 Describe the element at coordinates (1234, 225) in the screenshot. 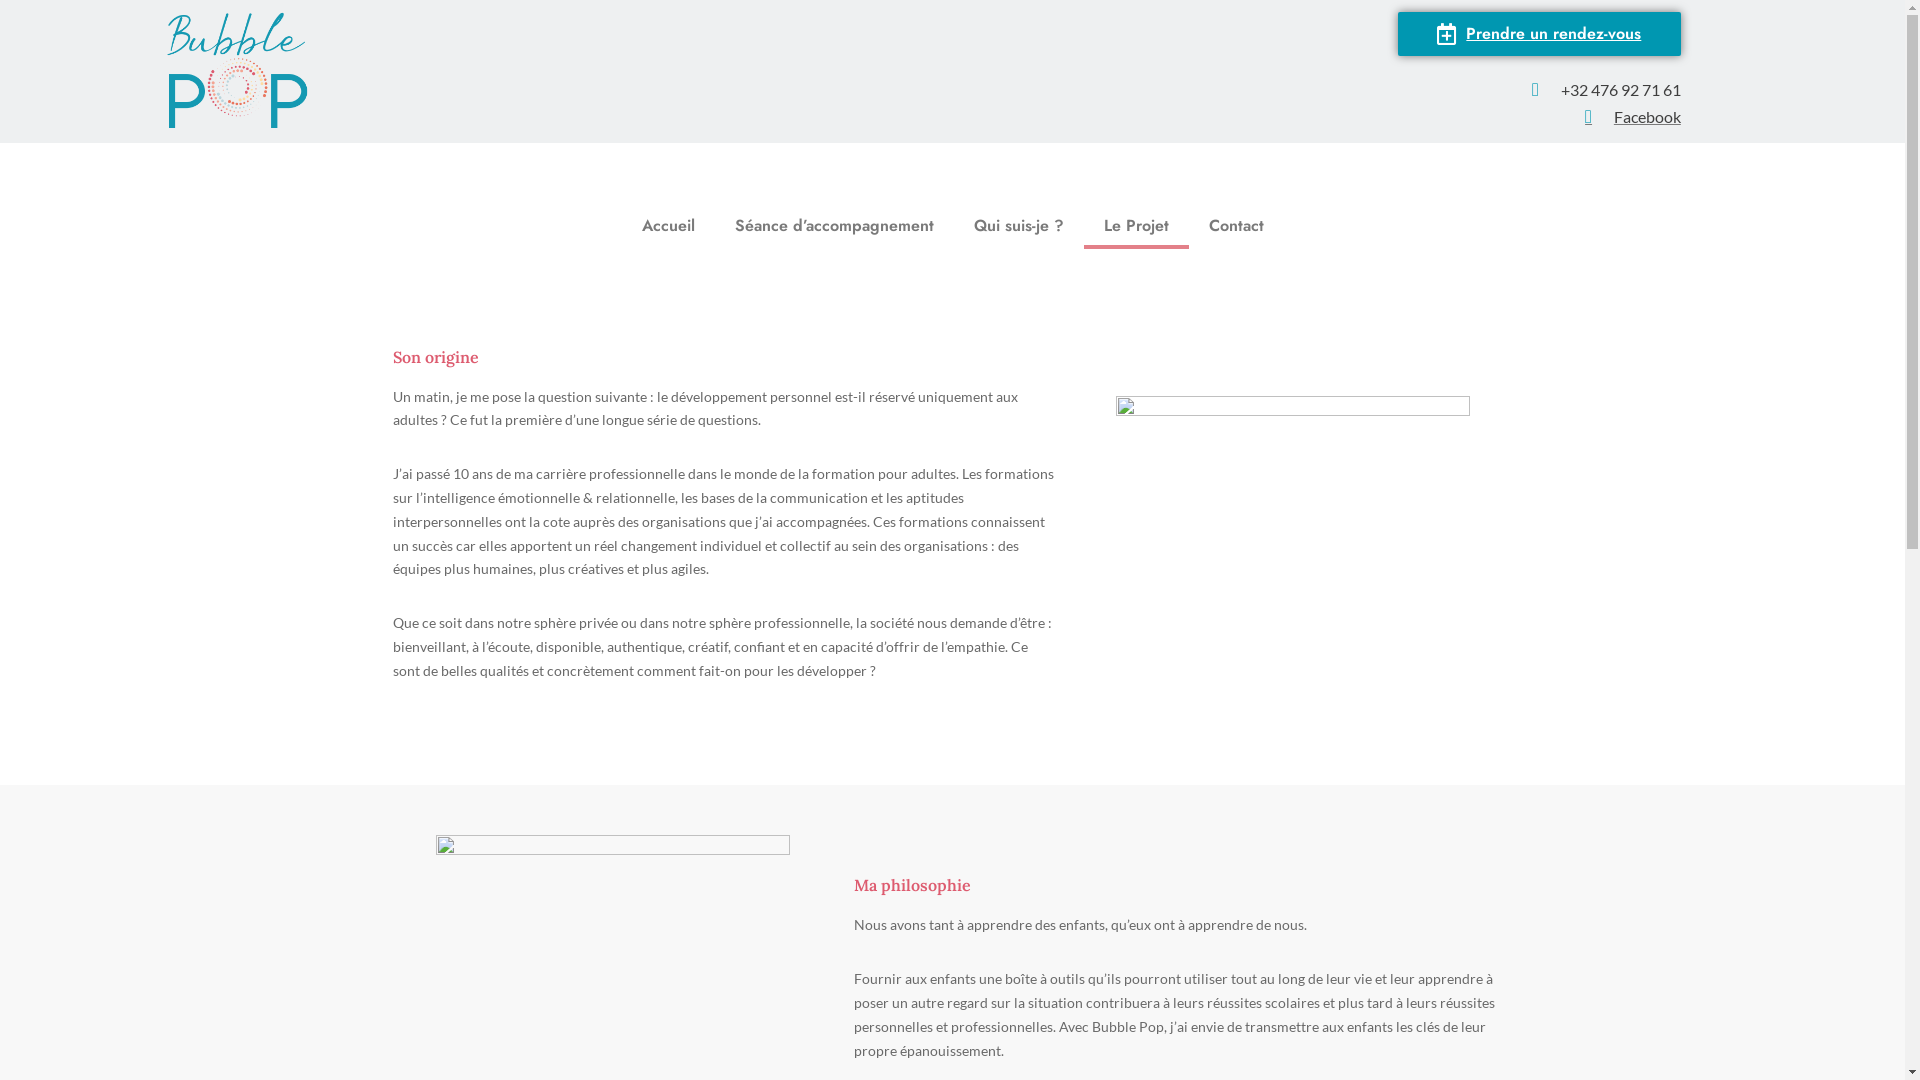

I see `'Contact'` at that location.